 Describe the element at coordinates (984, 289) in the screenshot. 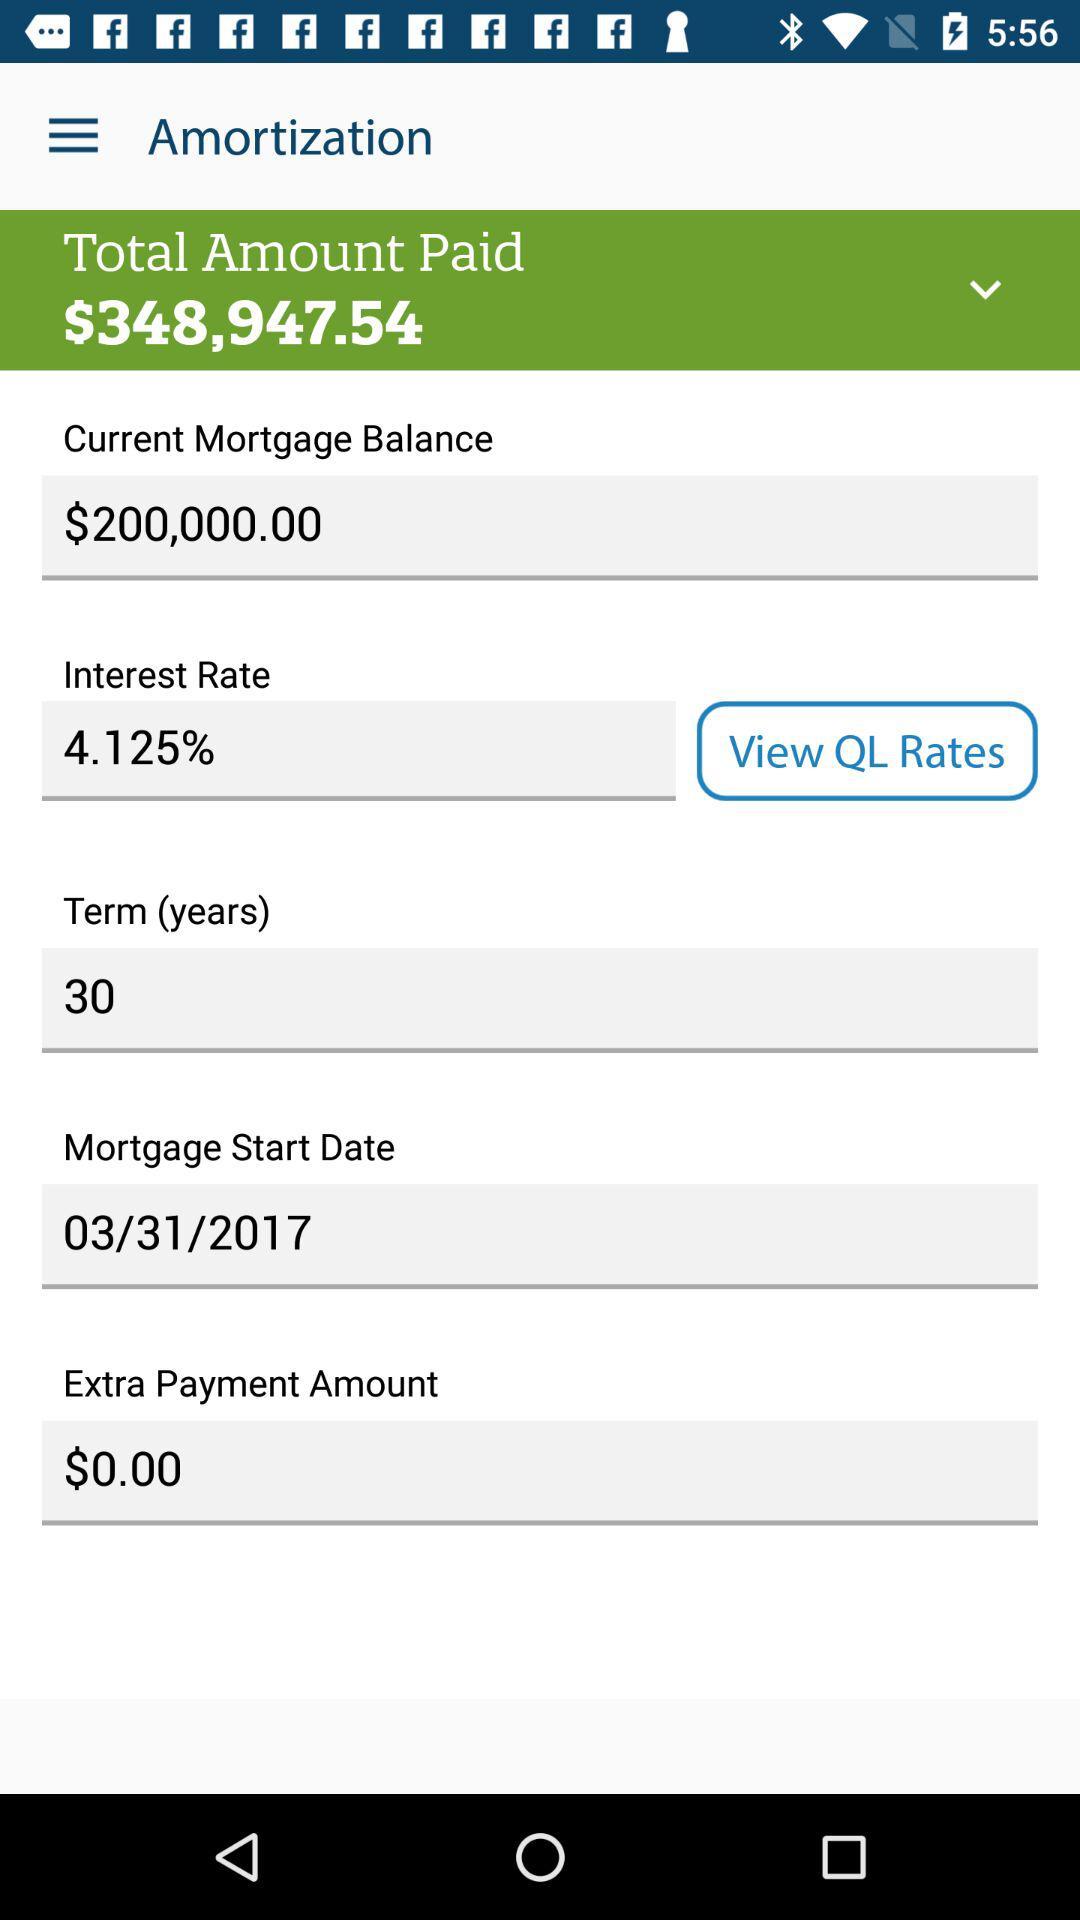

I see `the expand_more icon` at that location.